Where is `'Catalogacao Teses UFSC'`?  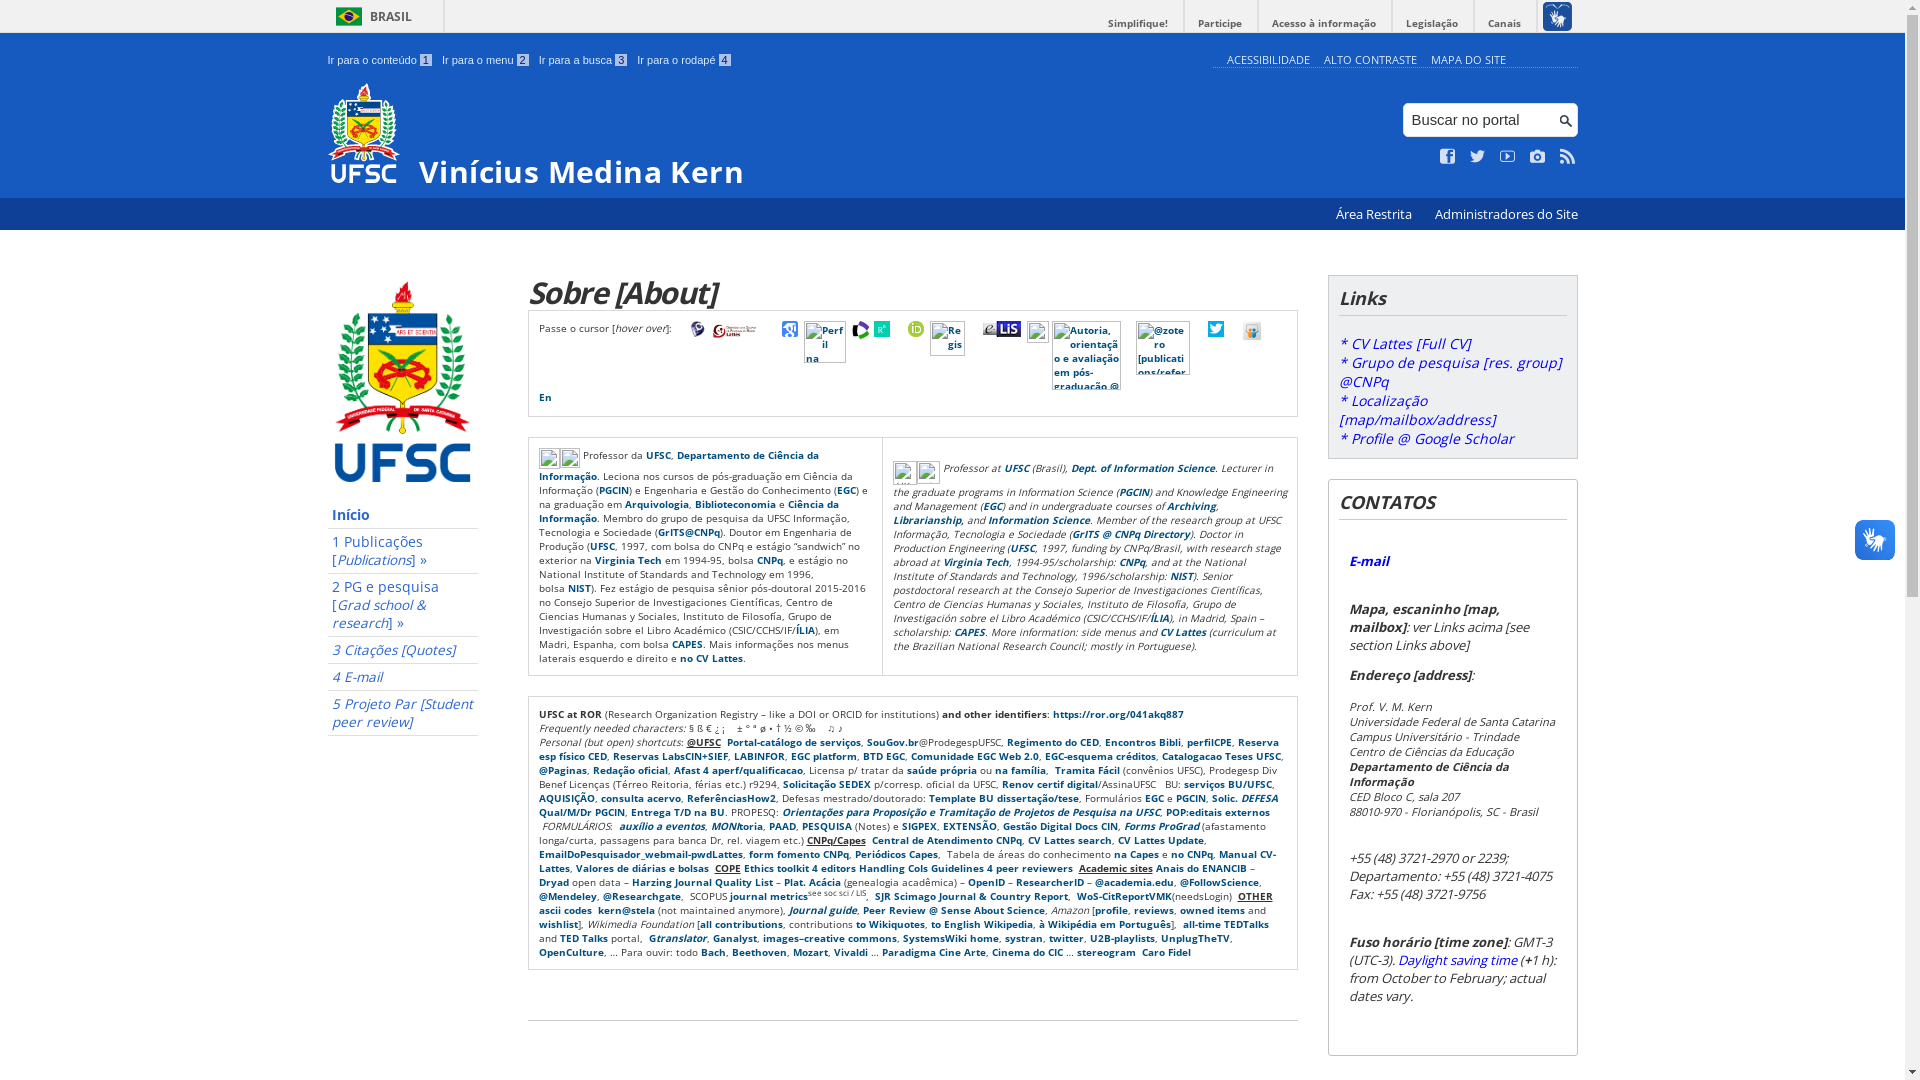 'Catalogacao Teses UFSC' is located at coordinates (1220, 756).